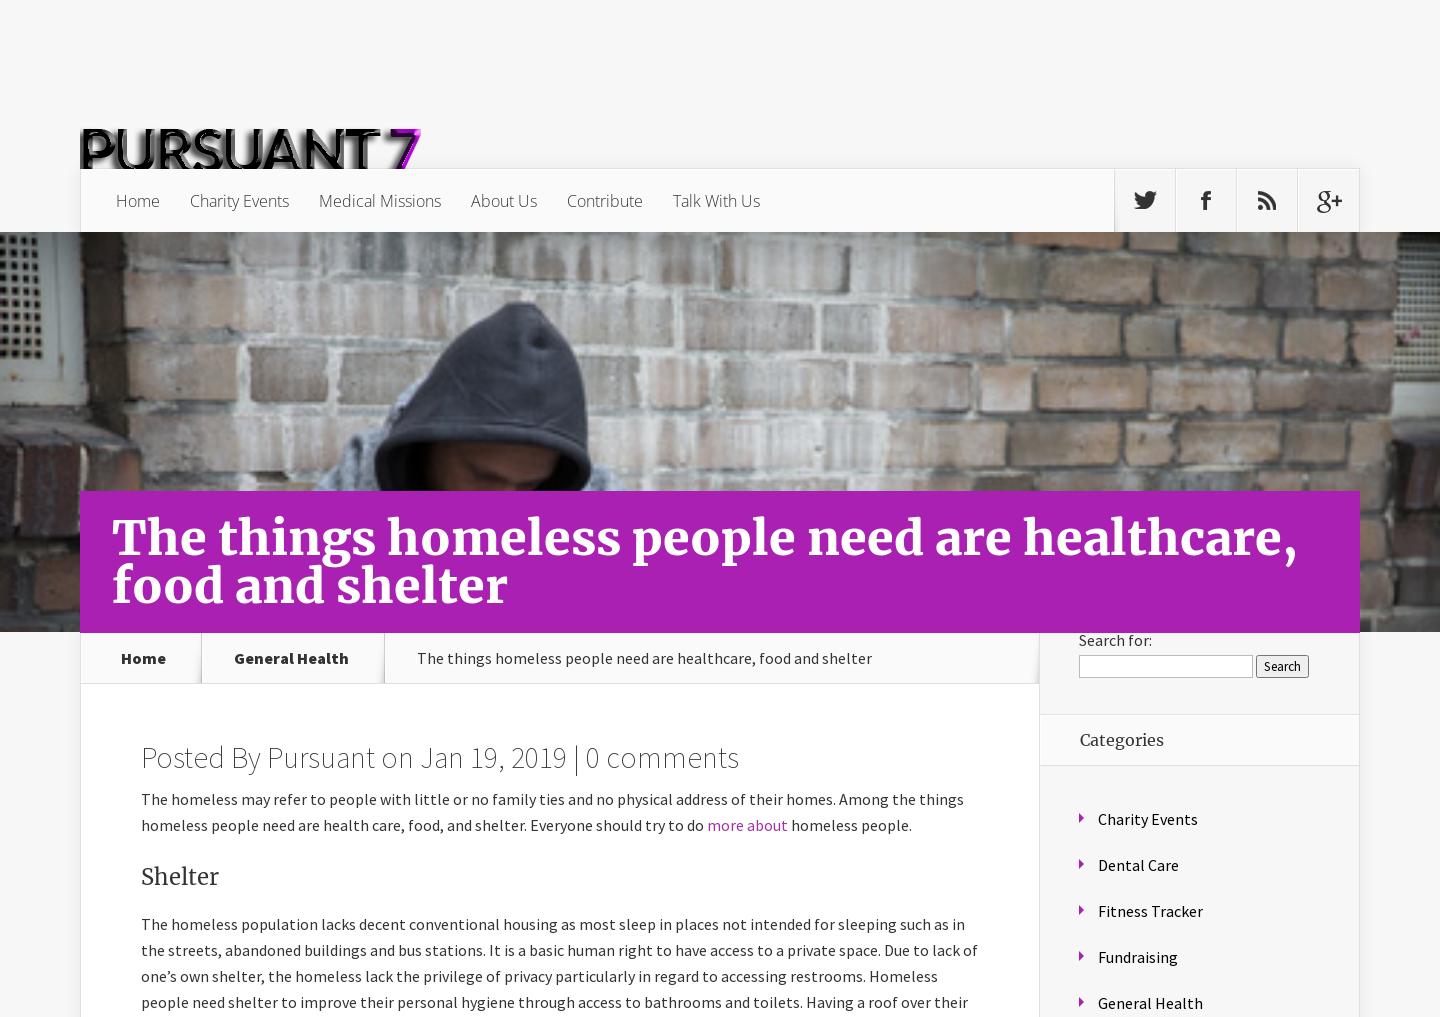  I want to click on 'more about', so click(746, 823).